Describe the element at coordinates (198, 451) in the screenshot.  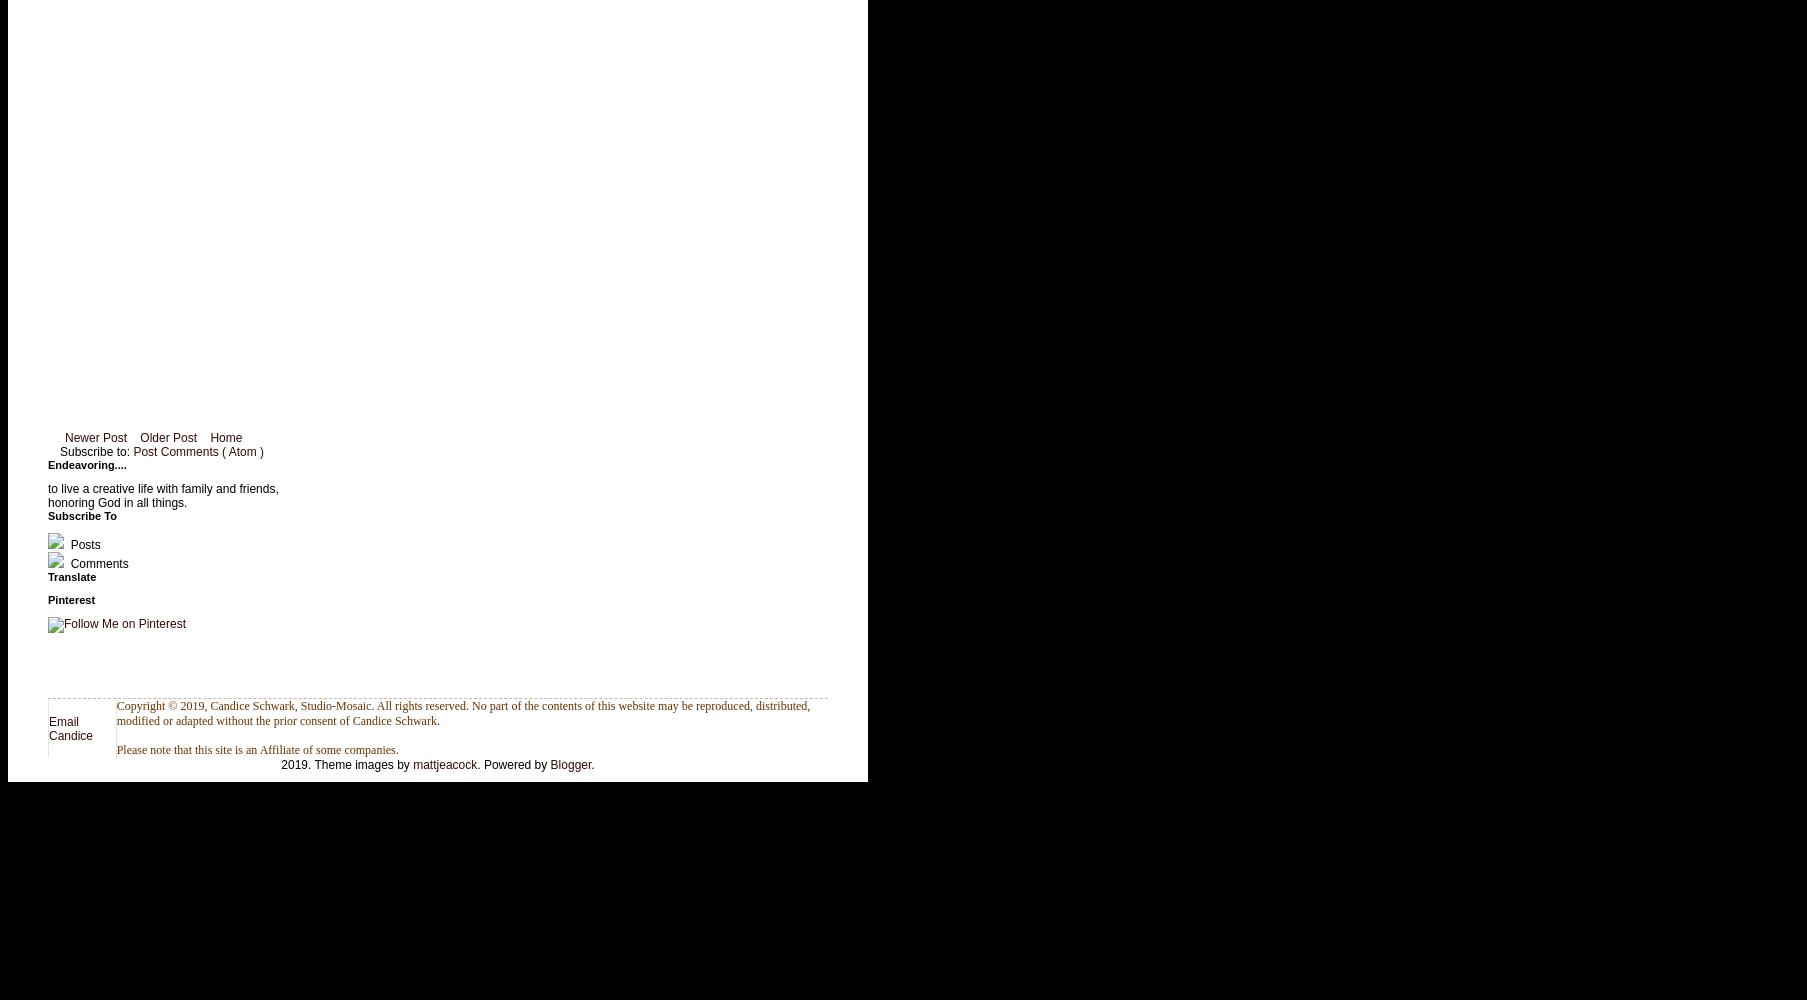
I see `'Post Comments
                                      (
                                      Atom
                                      )'` at that location.